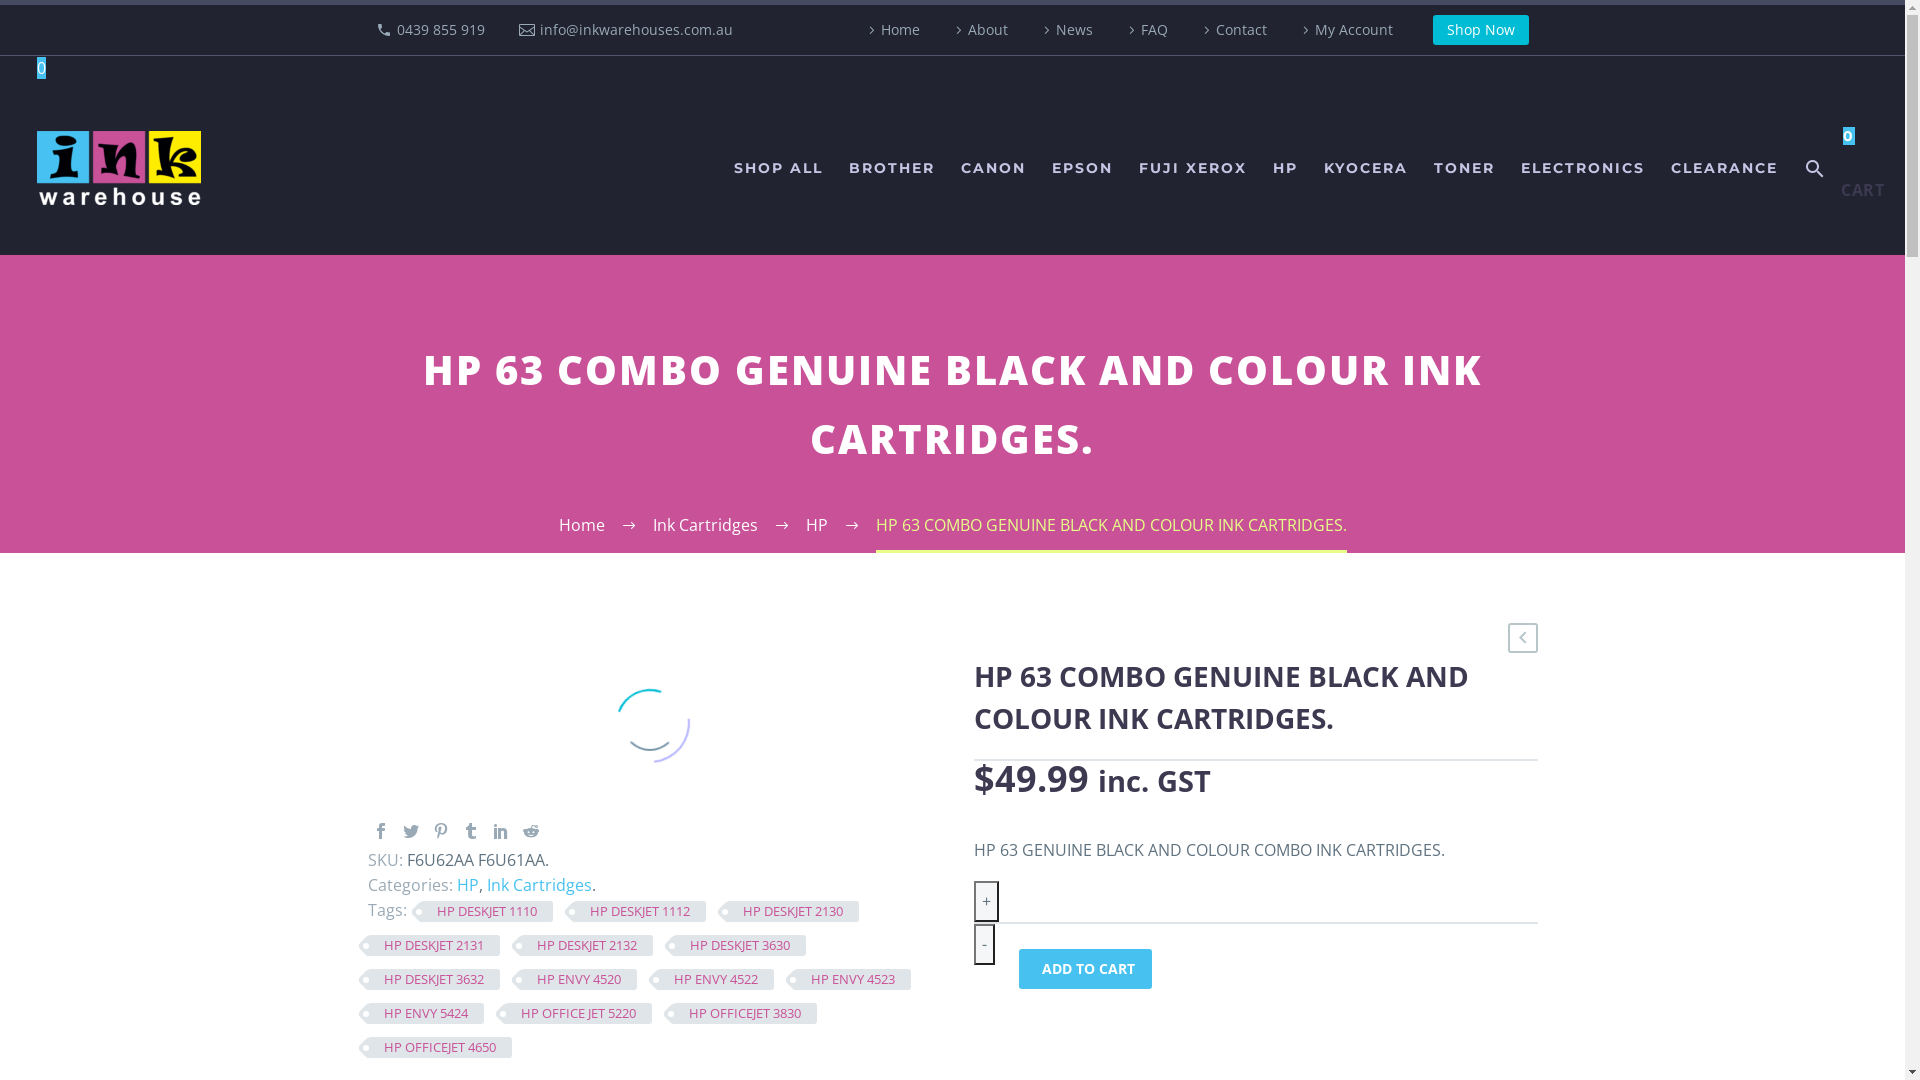 This screenshot has width=1920, height=1080. Describe the element at coordinates (743, 1013) in the screenshot. I see `'HP OFFICEJET 3830'` at that location.